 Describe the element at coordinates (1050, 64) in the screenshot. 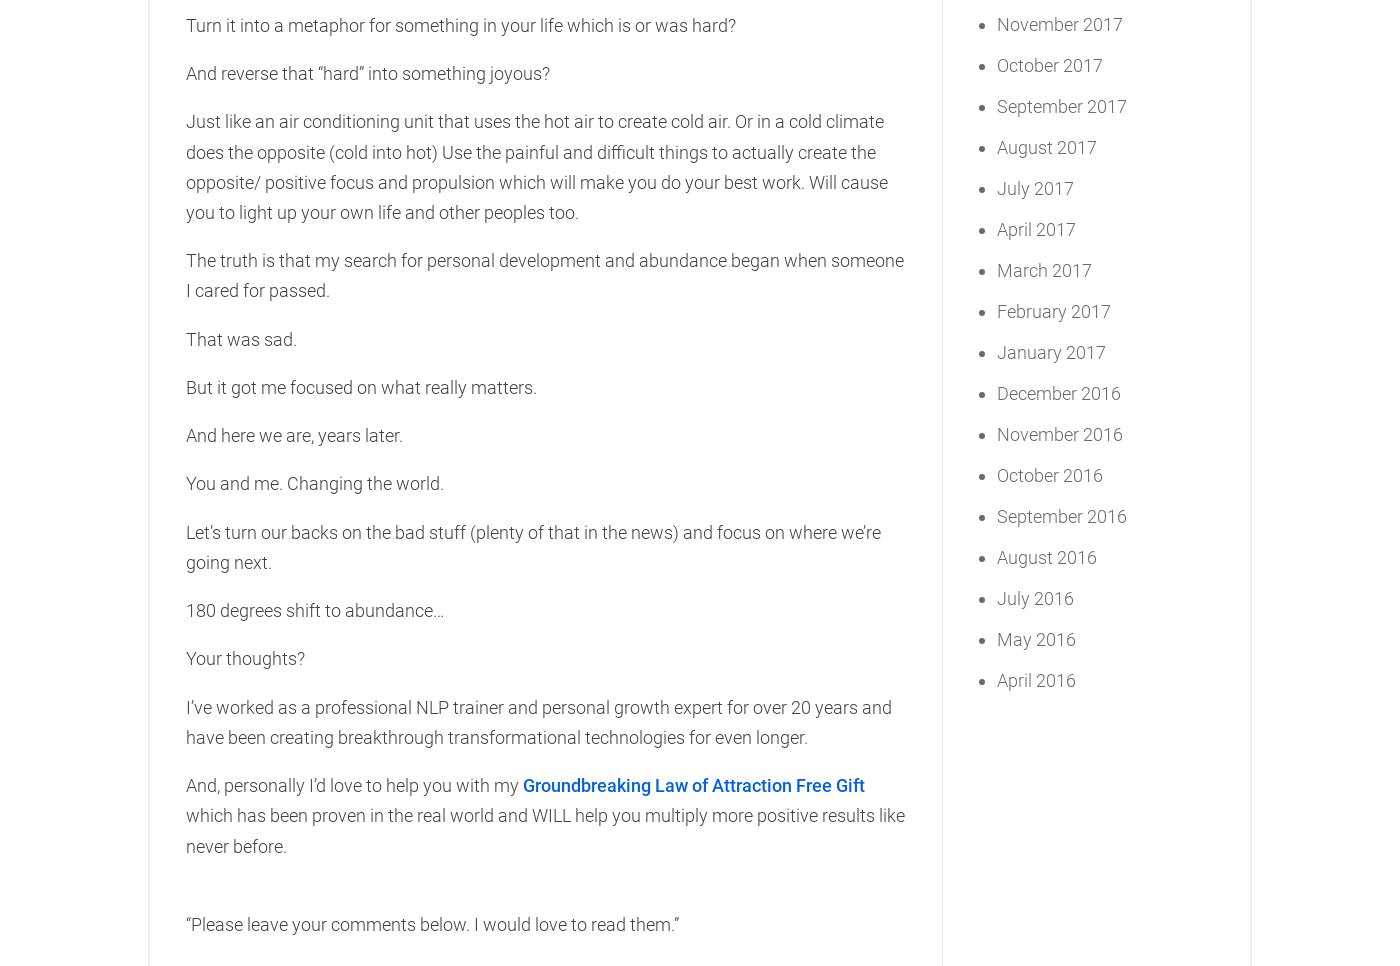

I see `'October 2017'` at that location.